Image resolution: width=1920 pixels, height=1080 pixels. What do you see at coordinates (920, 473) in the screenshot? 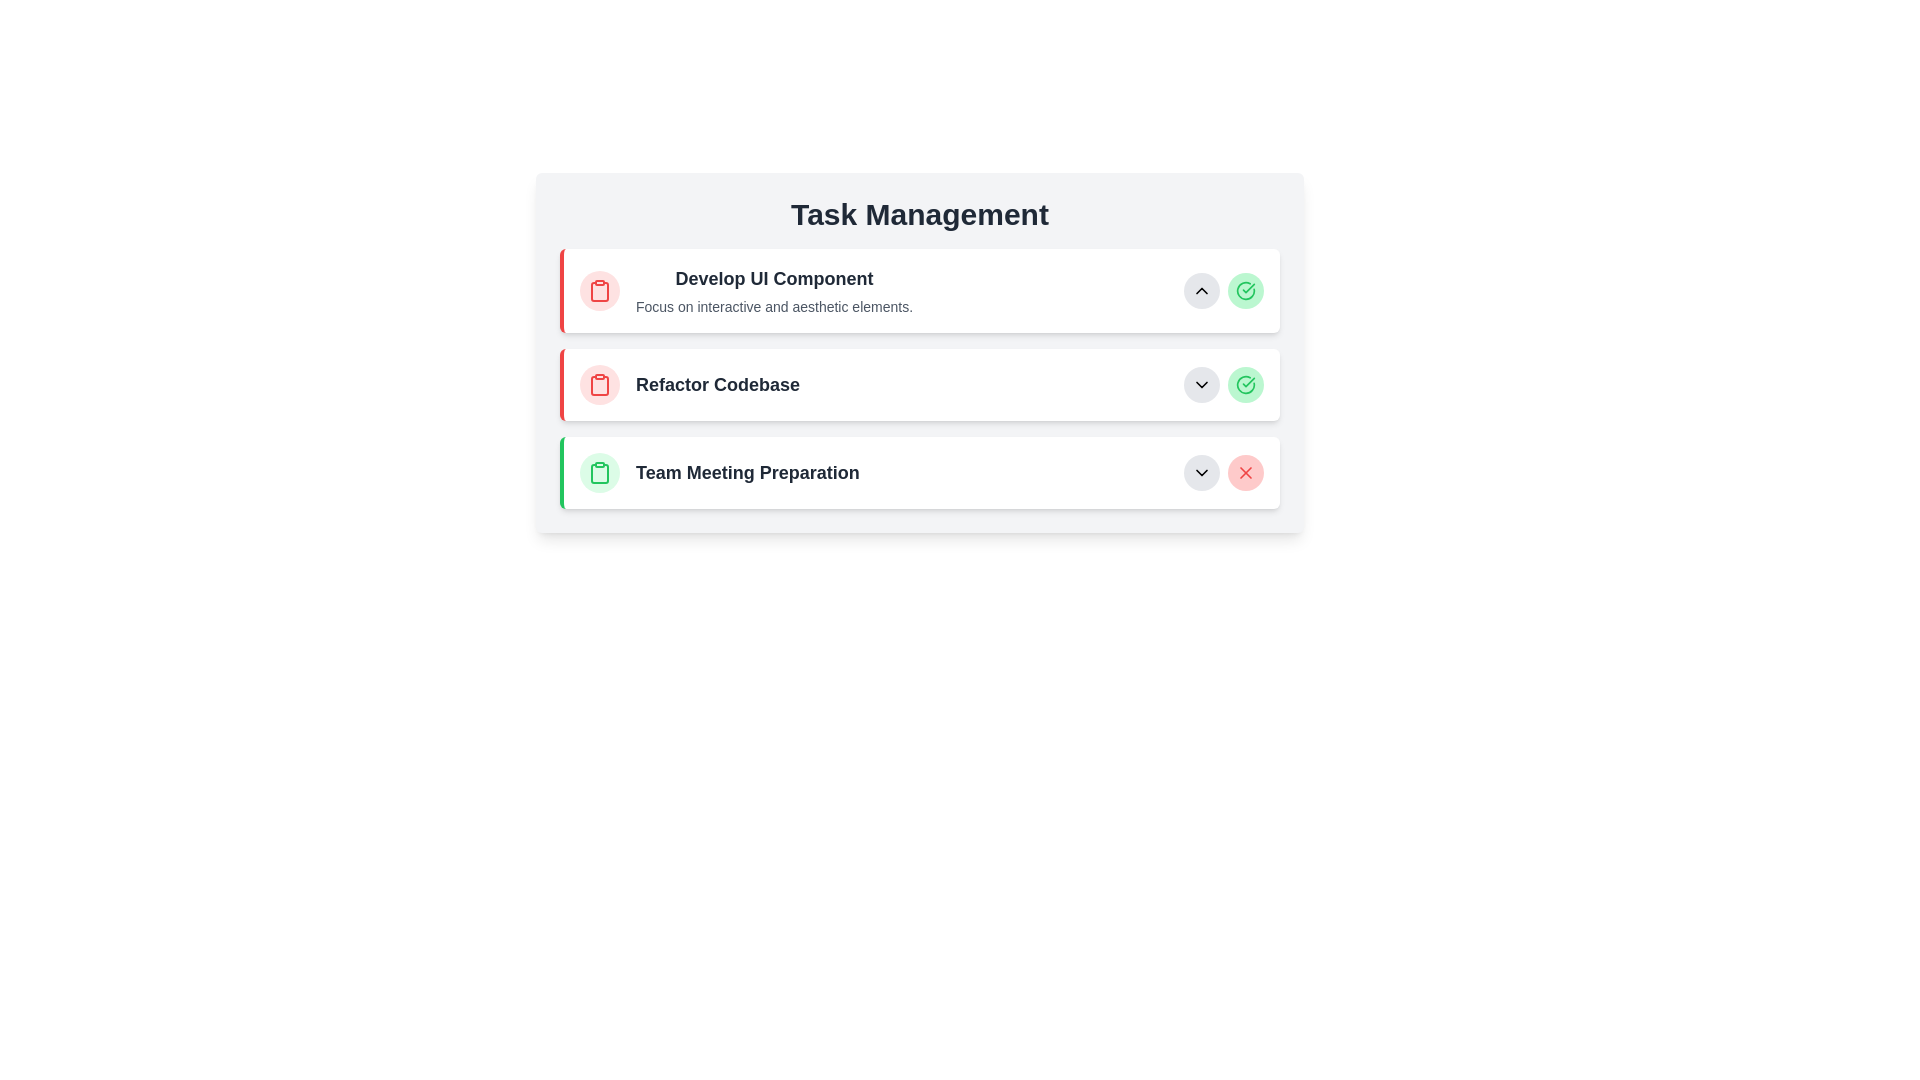
I see `the task in the task manager application, specifically the List item located in the third row below 'Refactor Codebase'` at bounding box center [920, 473].